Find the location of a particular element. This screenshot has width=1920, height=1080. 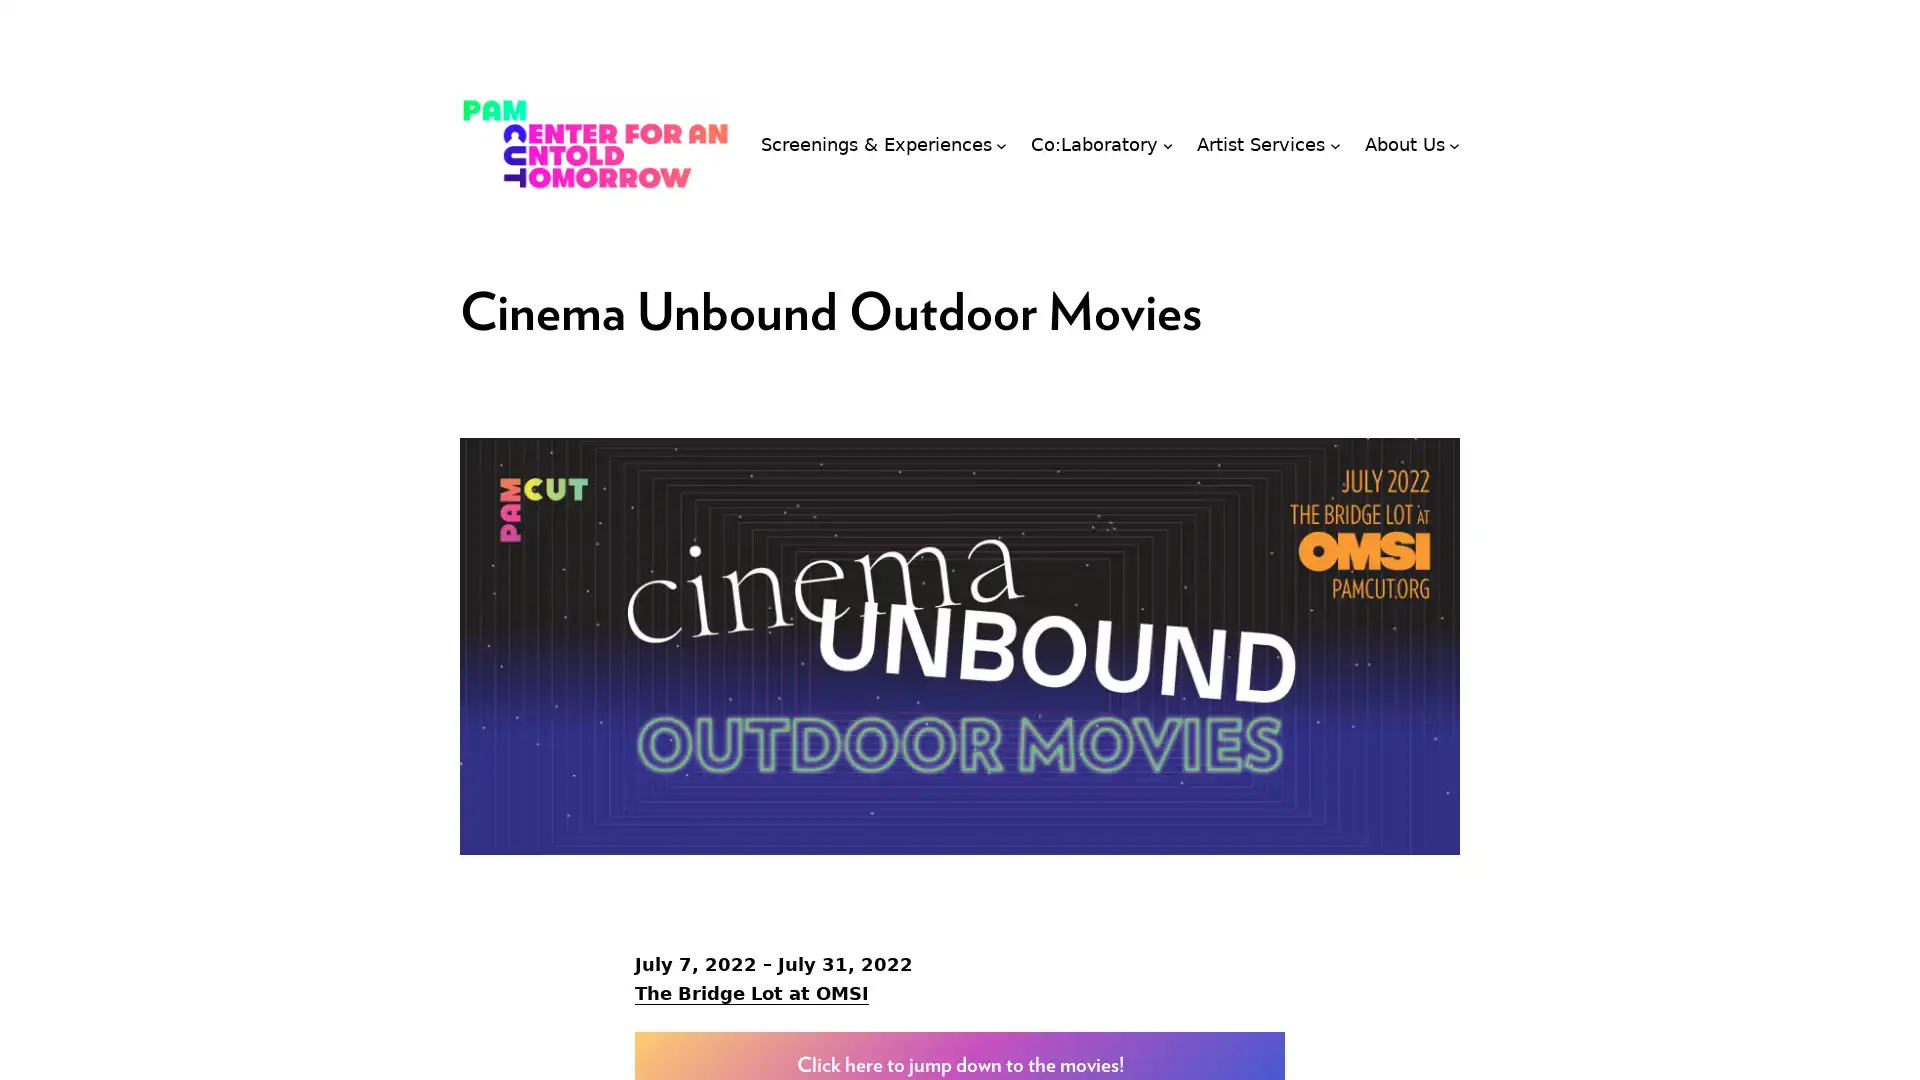

About Us submenu is located at coordinates (1454, 143).